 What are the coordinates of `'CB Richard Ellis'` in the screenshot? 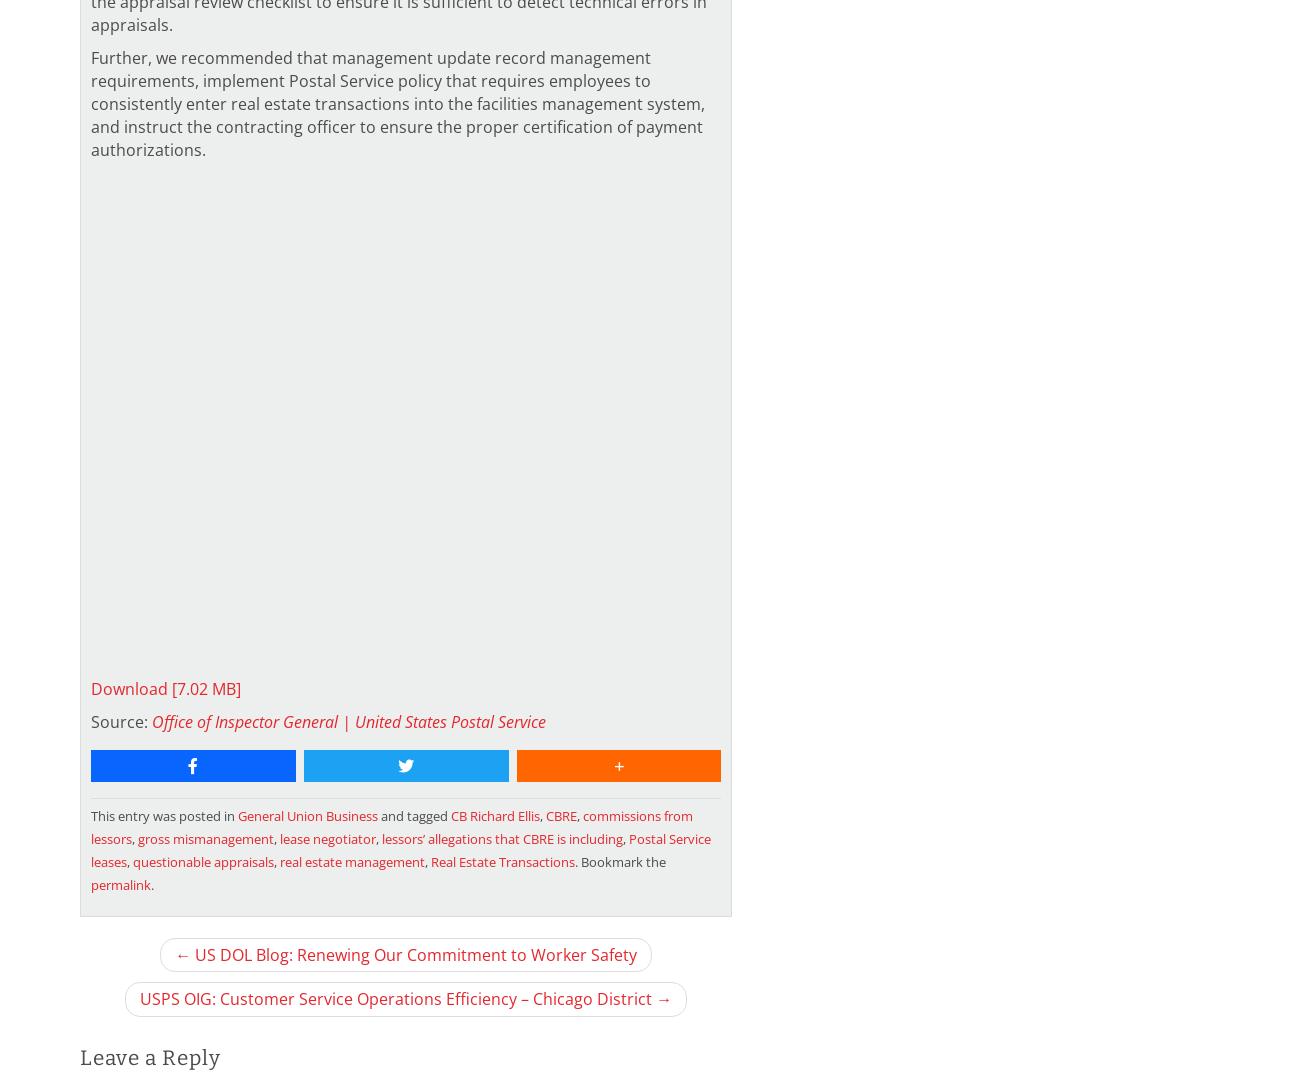 It's located at (495, 816).